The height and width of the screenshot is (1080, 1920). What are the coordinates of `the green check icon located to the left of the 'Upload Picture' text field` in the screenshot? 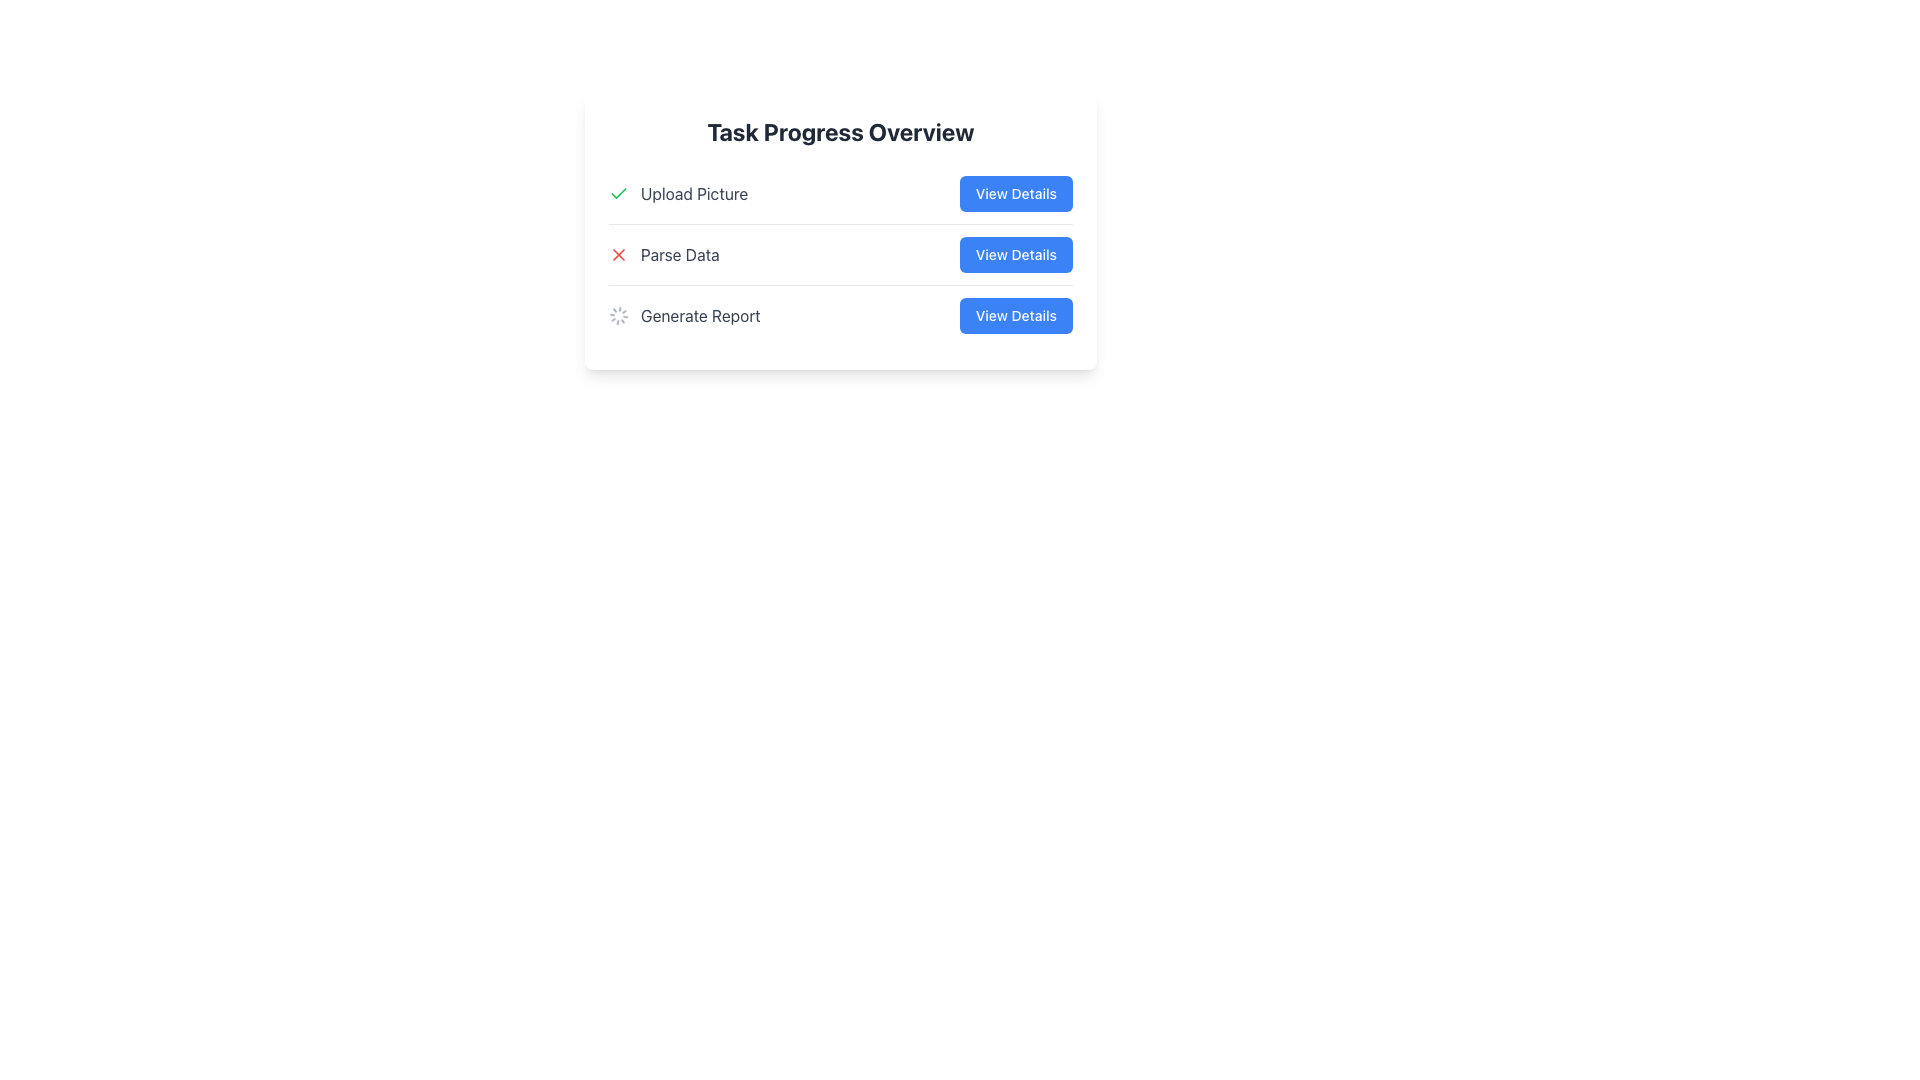 It's located at (618, 192).